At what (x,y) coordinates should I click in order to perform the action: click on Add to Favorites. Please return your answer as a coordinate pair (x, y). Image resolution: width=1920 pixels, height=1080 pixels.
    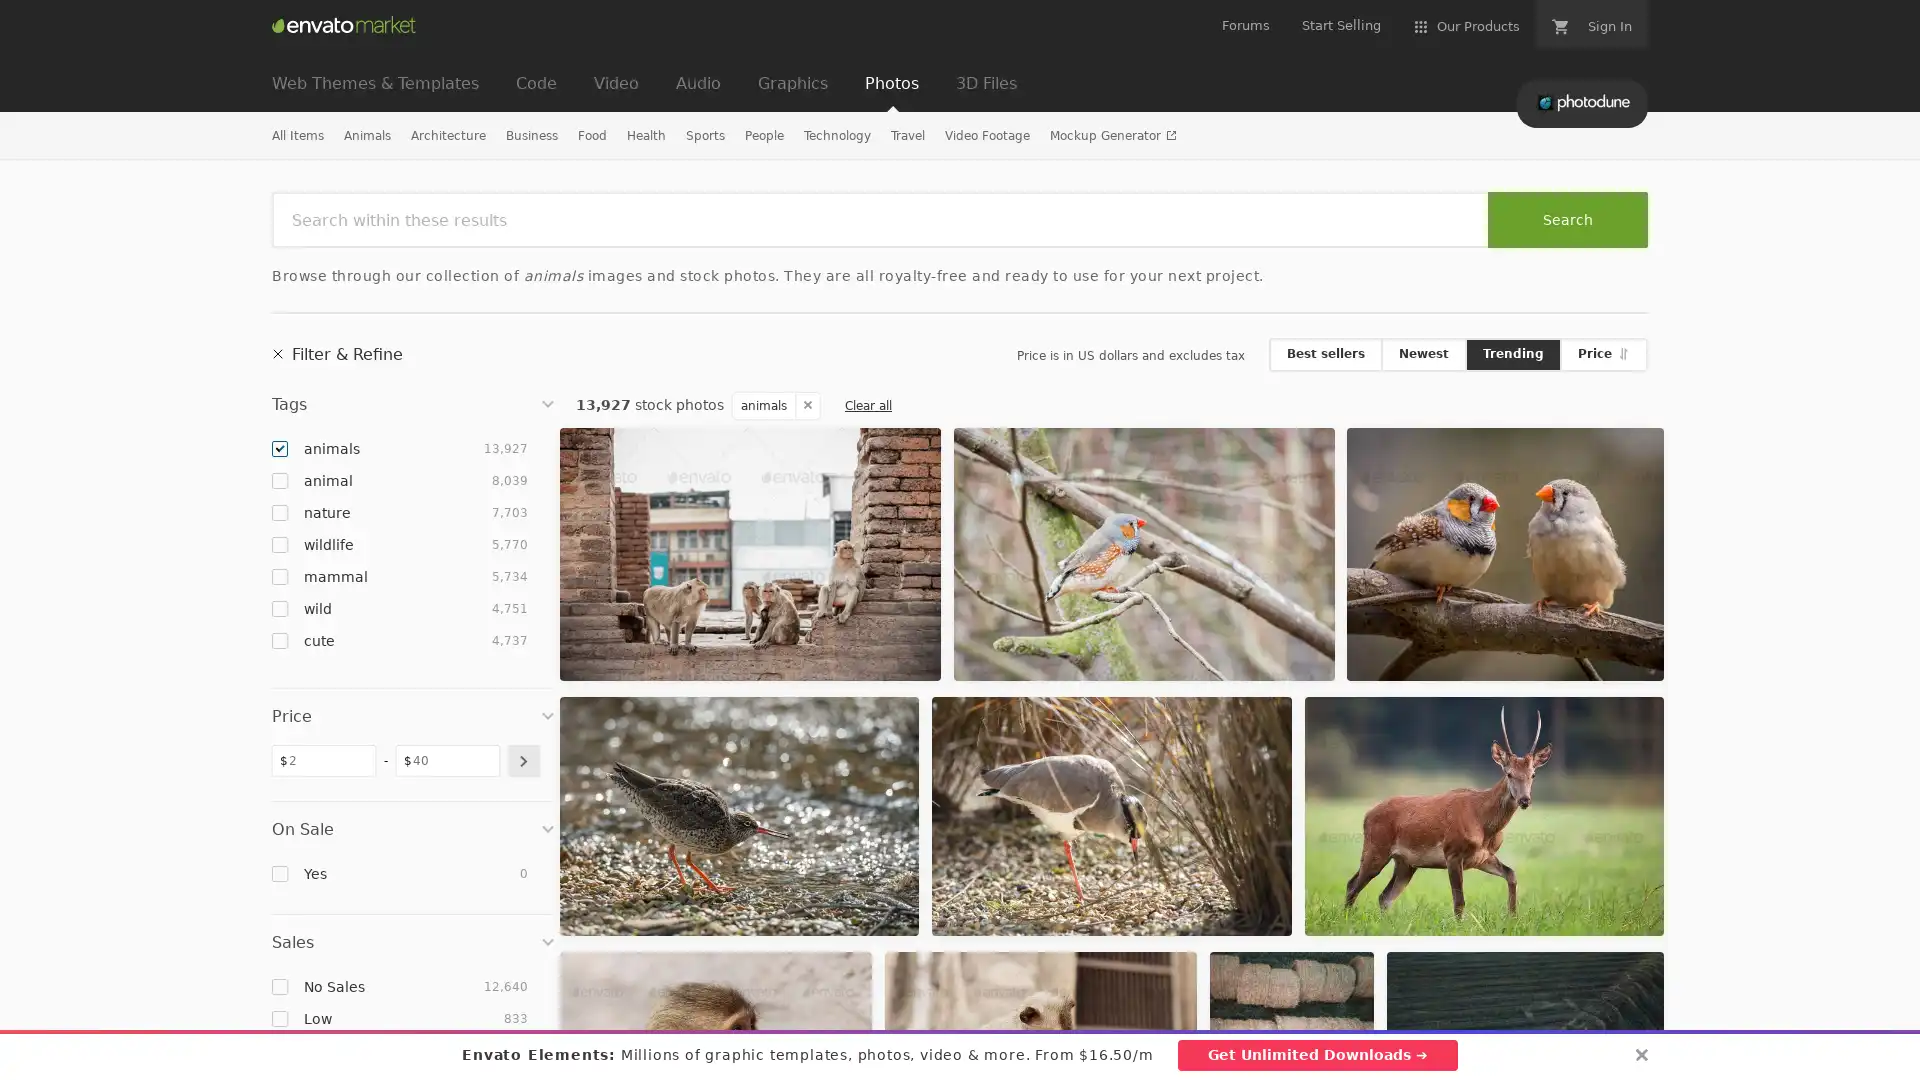
    Looking at the image, I should click on (1171, 975).